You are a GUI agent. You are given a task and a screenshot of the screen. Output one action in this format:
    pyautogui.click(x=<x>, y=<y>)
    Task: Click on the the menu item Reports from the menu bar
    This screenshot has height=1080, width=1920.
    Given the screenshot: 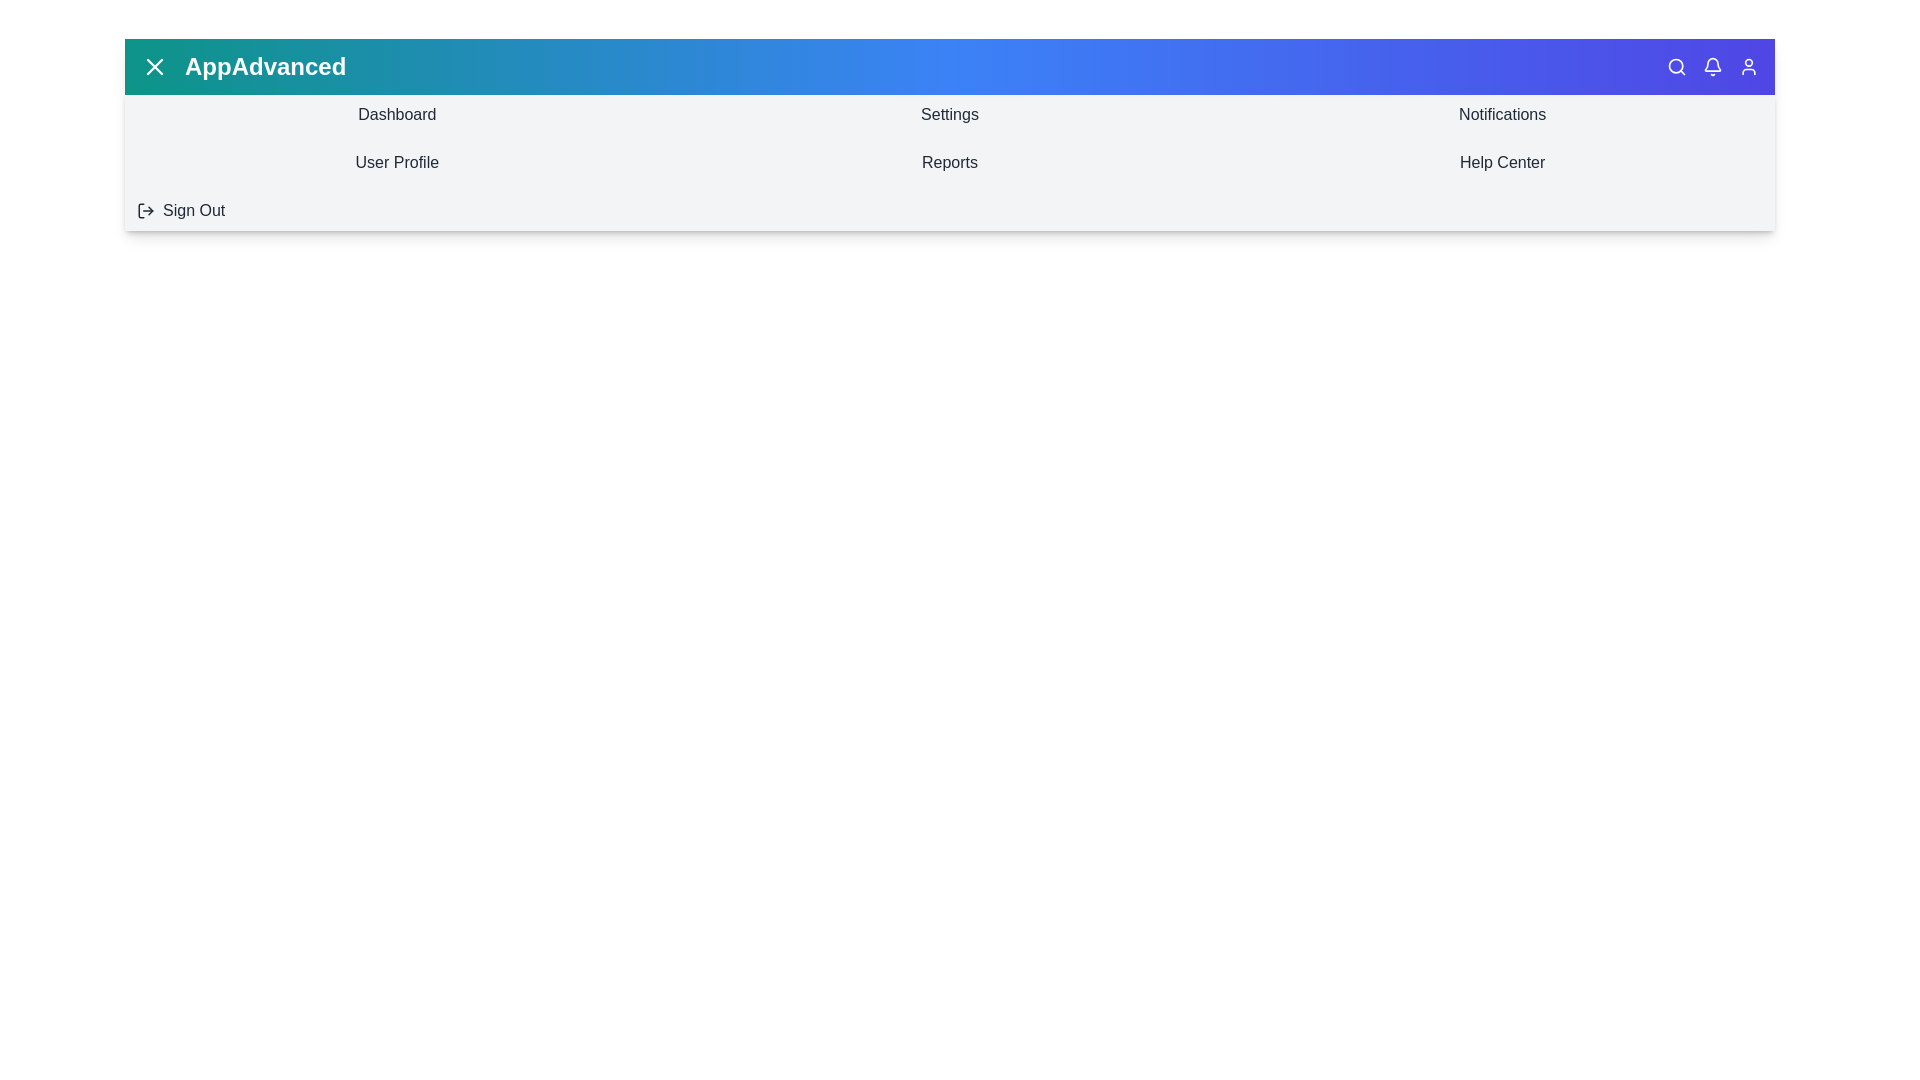 What is the action you would take?
    pyautogui.click(x=949, y=161)
    